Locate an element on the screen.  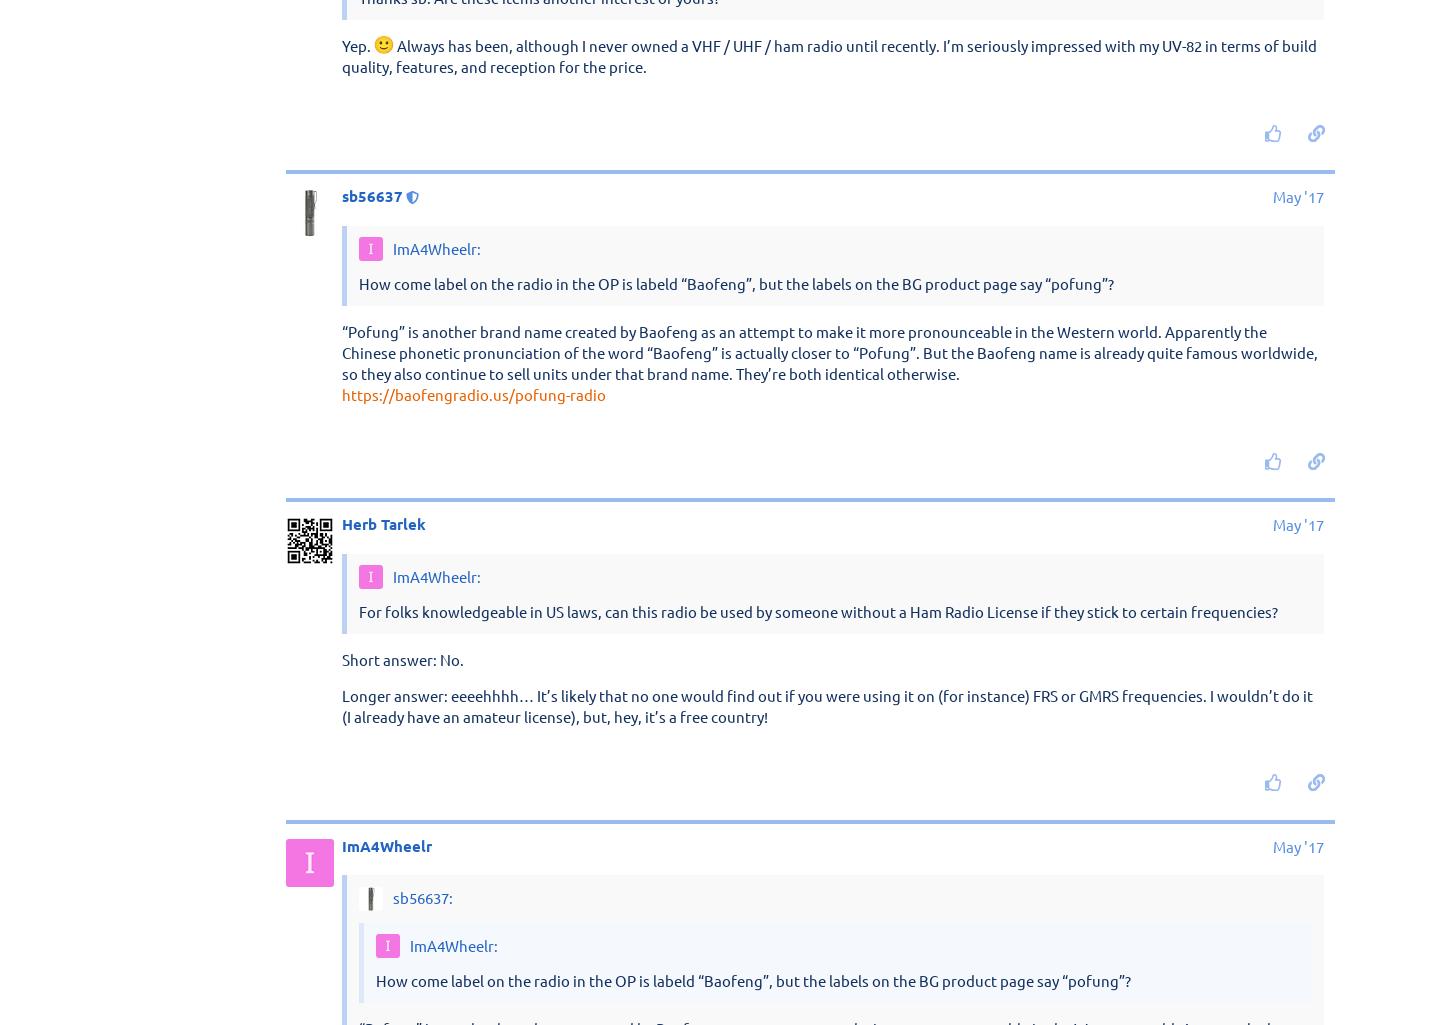
'https://baofengradio.us/pofung-radio' is located at coordinates (473, 972).